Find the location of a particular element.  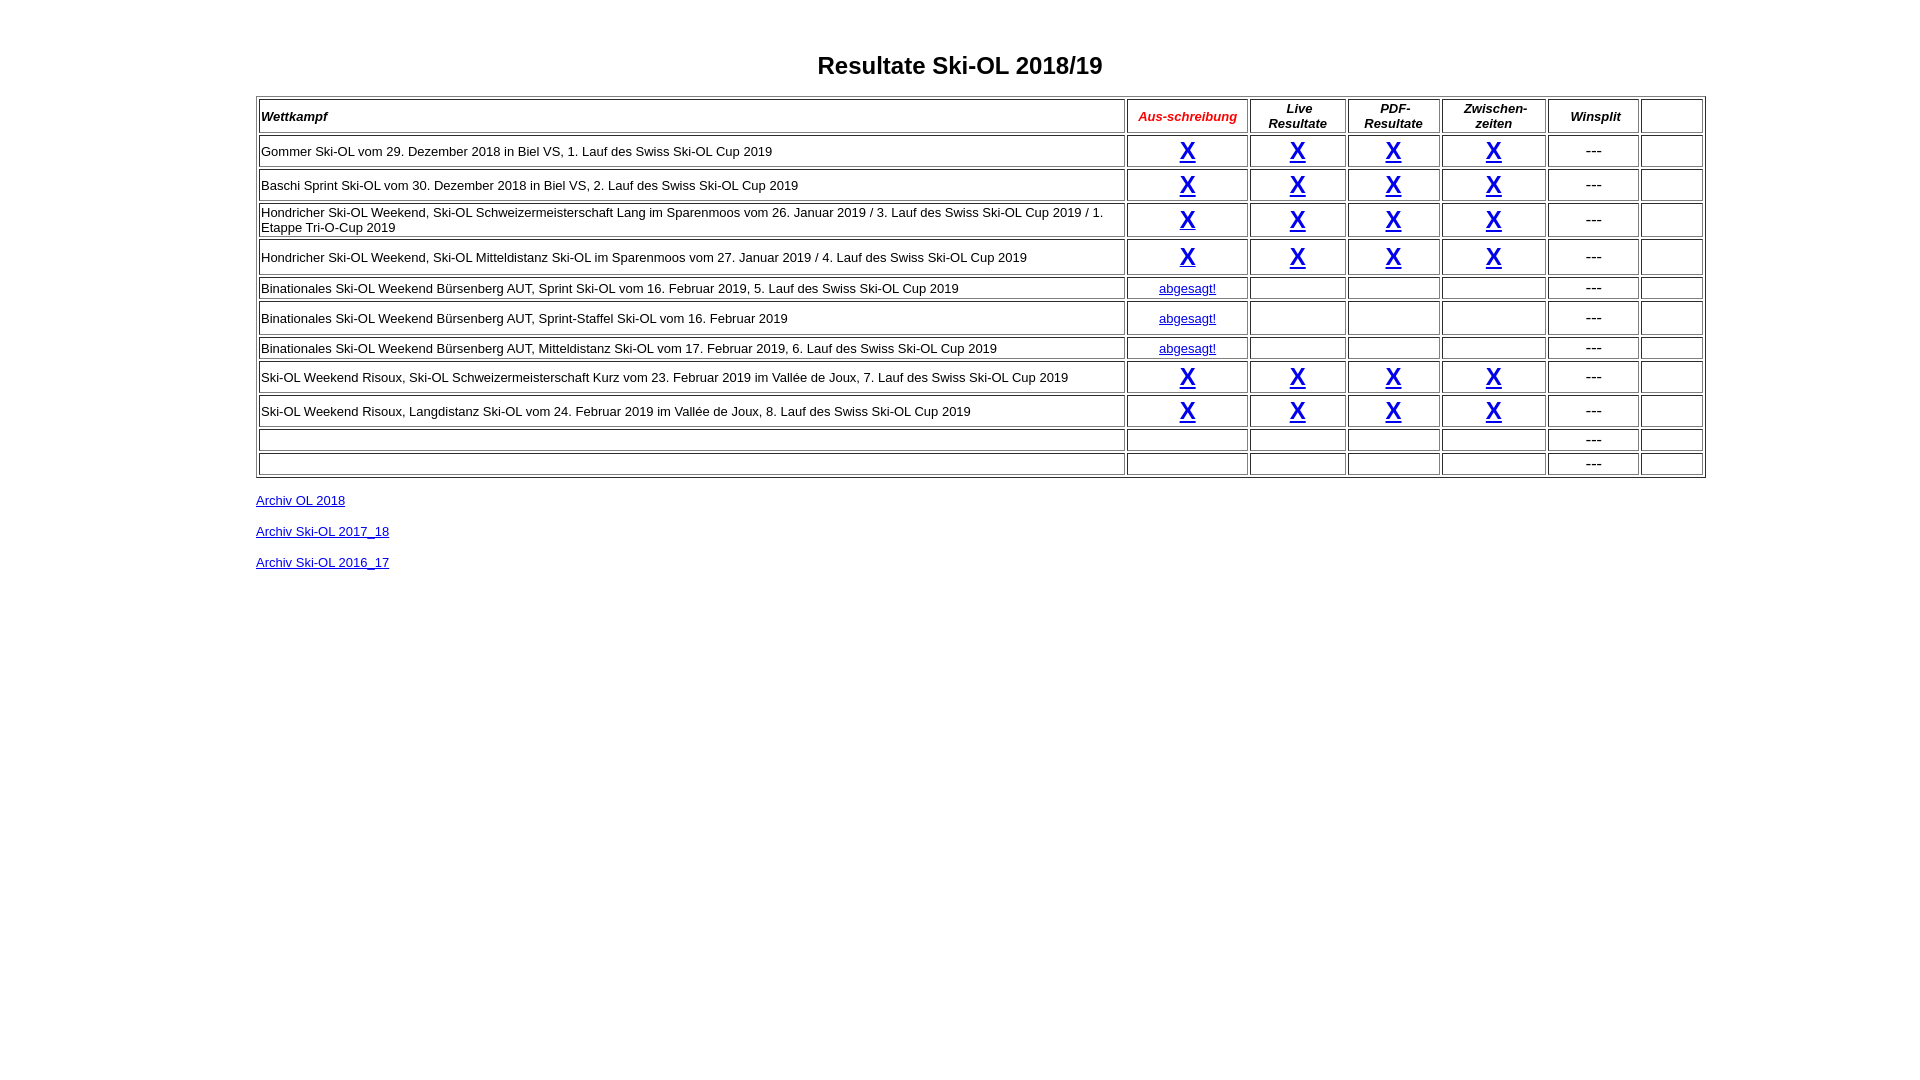

'Archiv Ski-OL 2017_18' is located at coordinates (322, 530).